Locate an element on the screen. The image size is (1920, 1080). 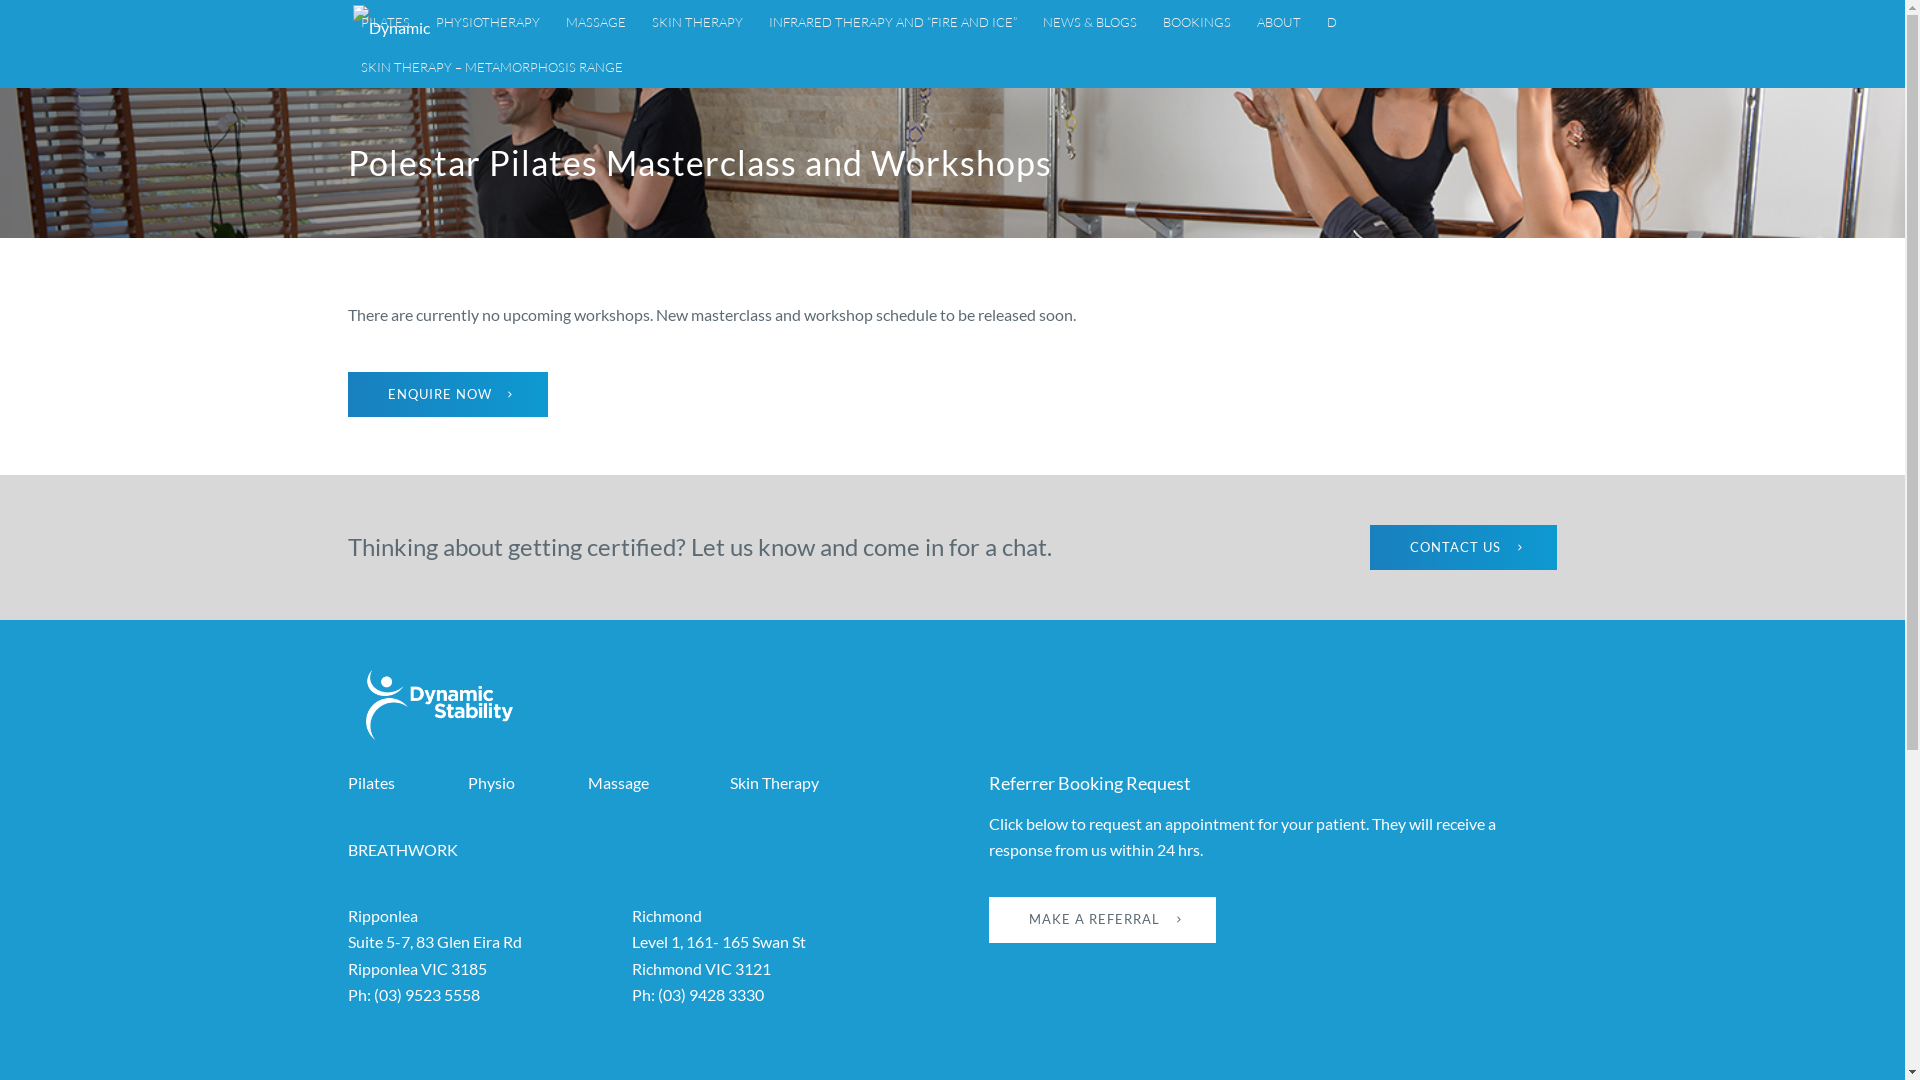
'CONTACT US' is located at coordinates (1368, 547).